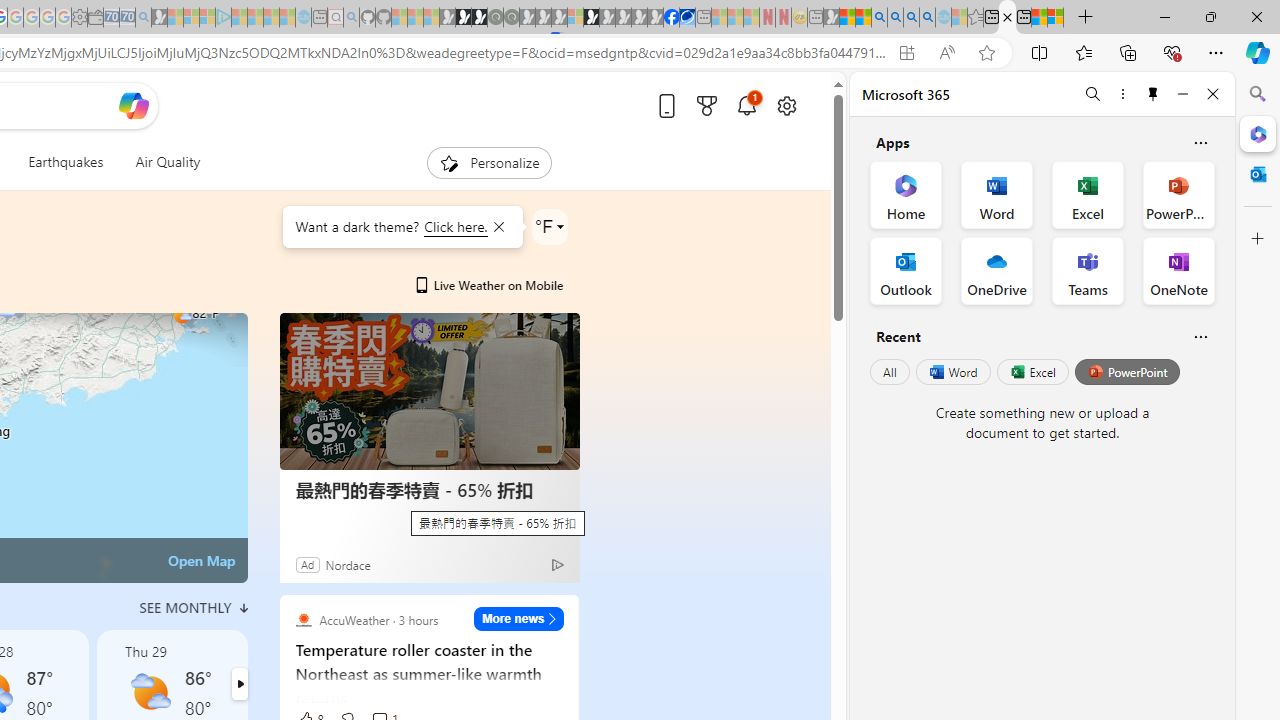 The width and height of the screenshot is (1280, 720). What do you see at coordinates (65, 162) in the screenshot?
I see `'Earthquakes'` at bounding box center [65, 162].